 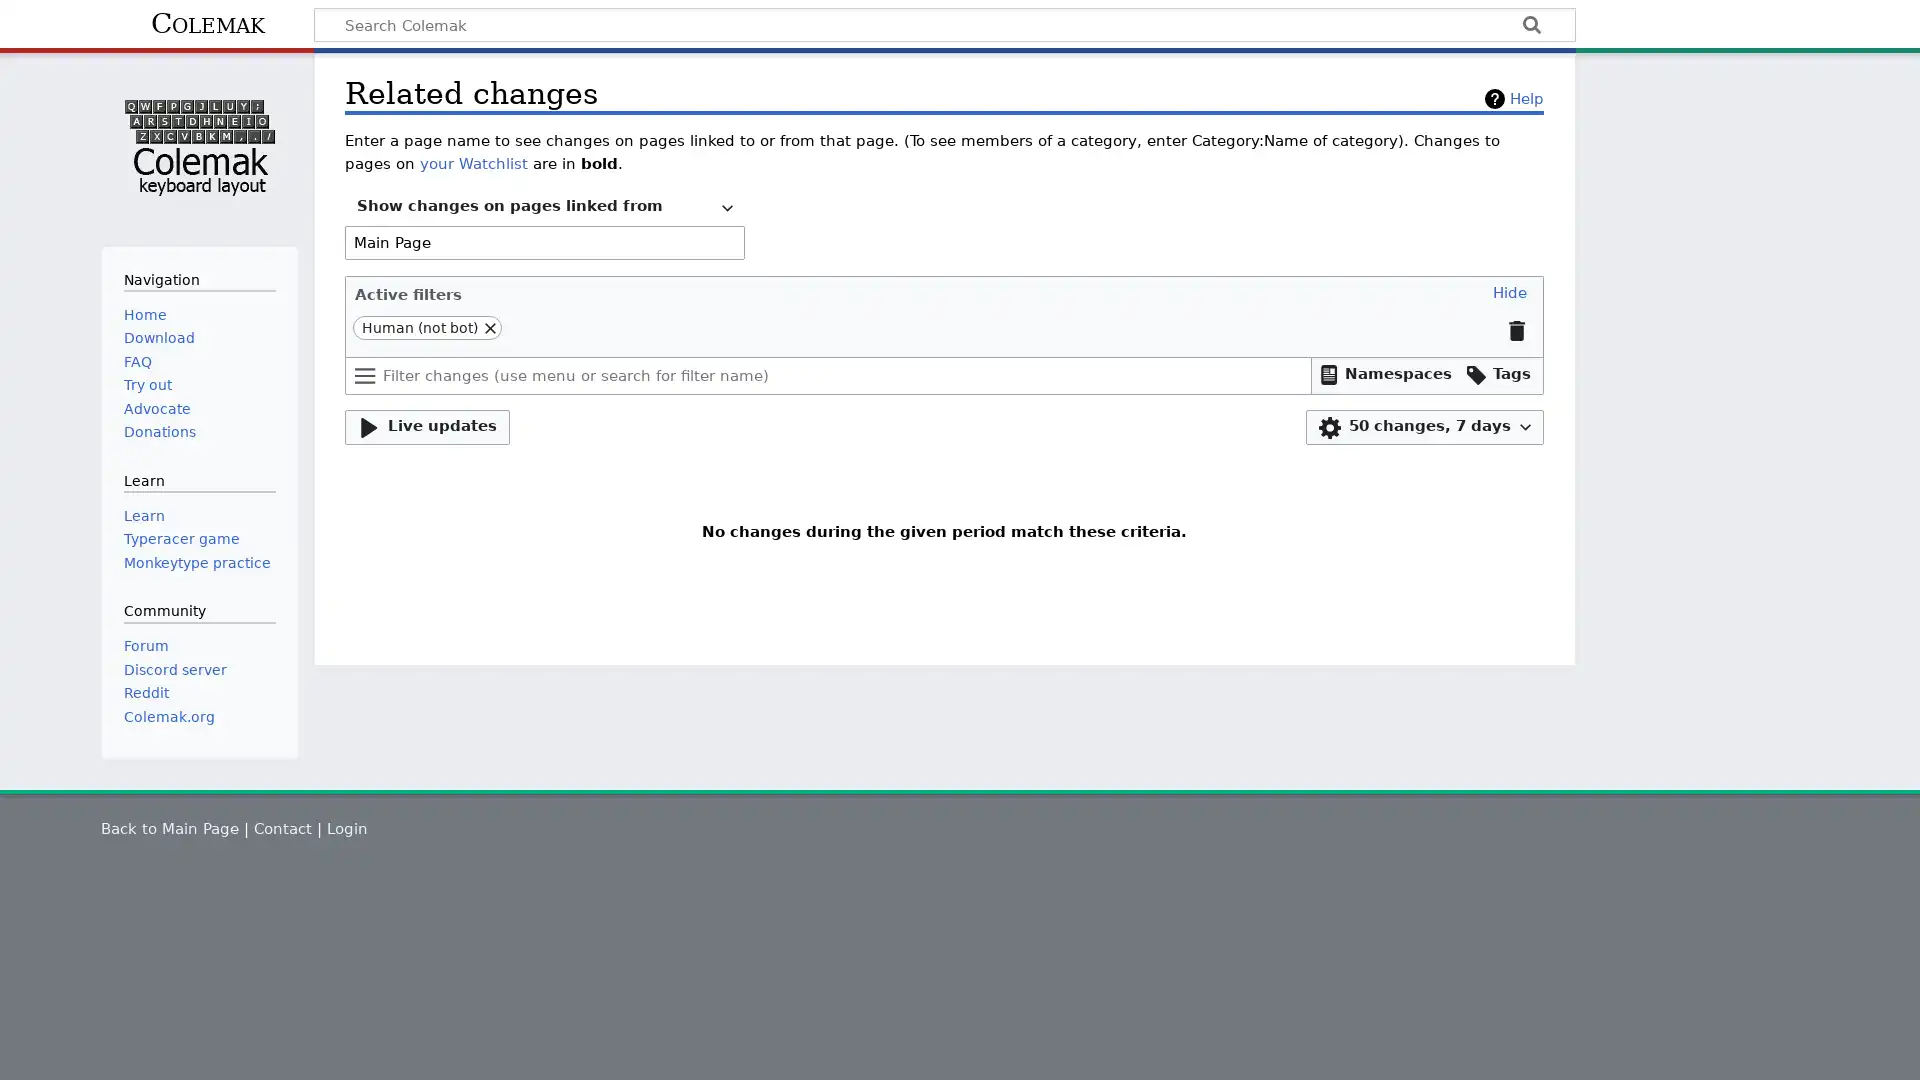 I want to click on Go, so click(x=1530, y=27).